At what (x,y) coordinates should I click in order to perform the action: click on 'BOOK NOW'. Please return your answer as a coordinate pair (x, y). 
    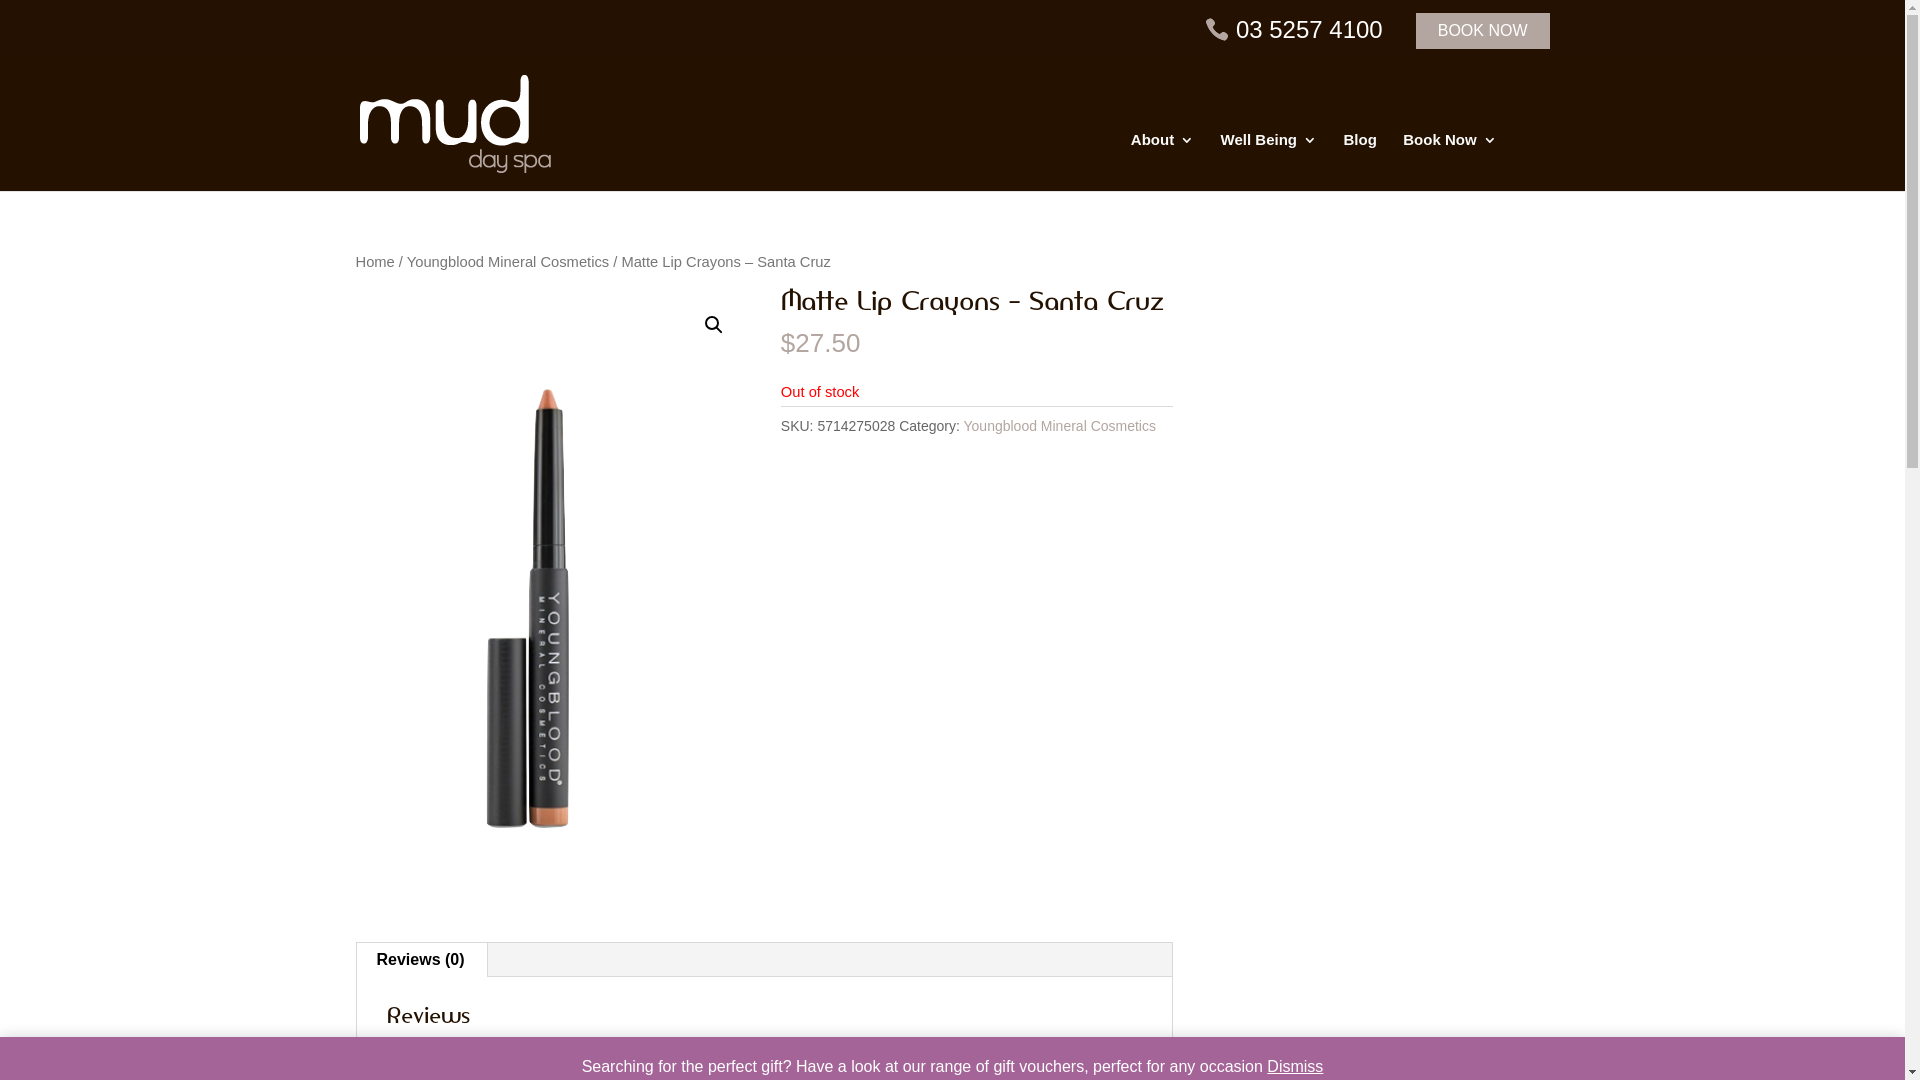
    Looking at the image, I should click on (1483, 30).